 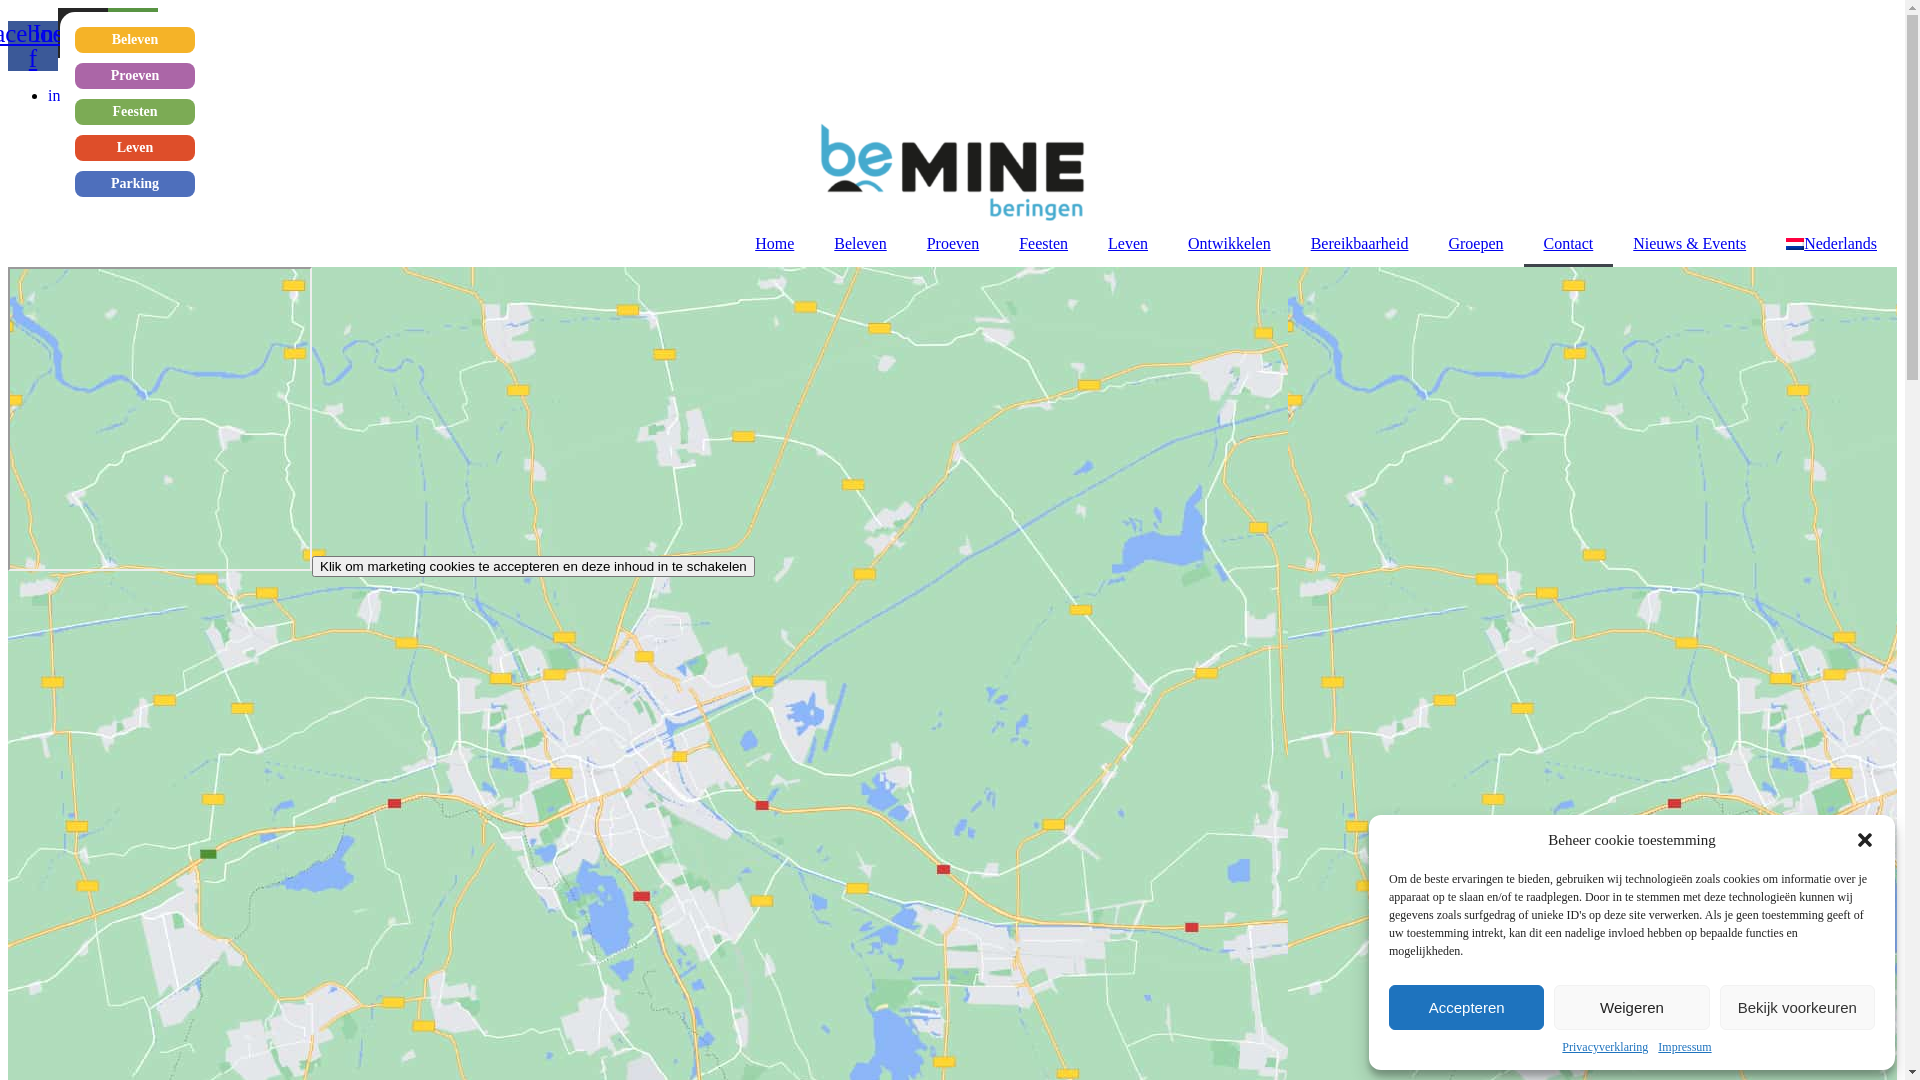 I want to click on 'Nederlands', so click(x=1831, y=242).